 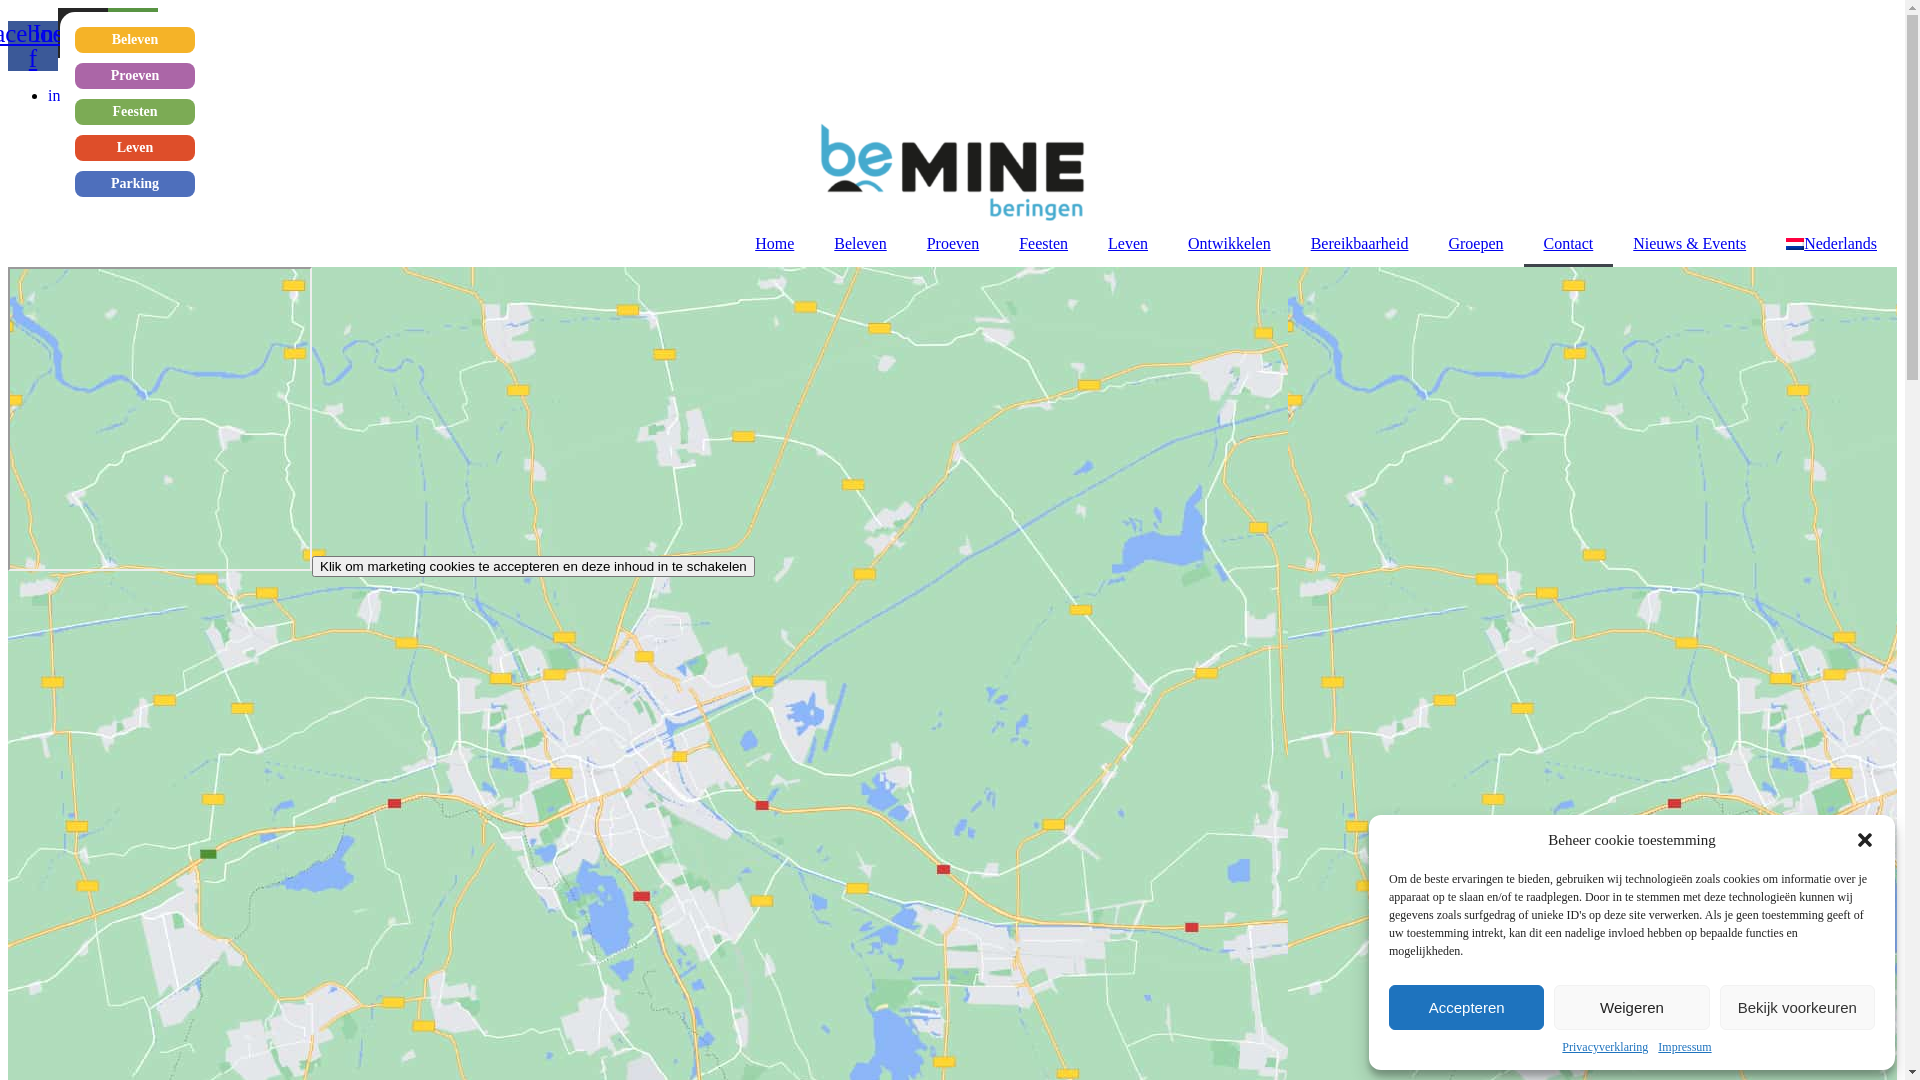 I want to click on 'Nederlands', so click(x=1831, y=242).